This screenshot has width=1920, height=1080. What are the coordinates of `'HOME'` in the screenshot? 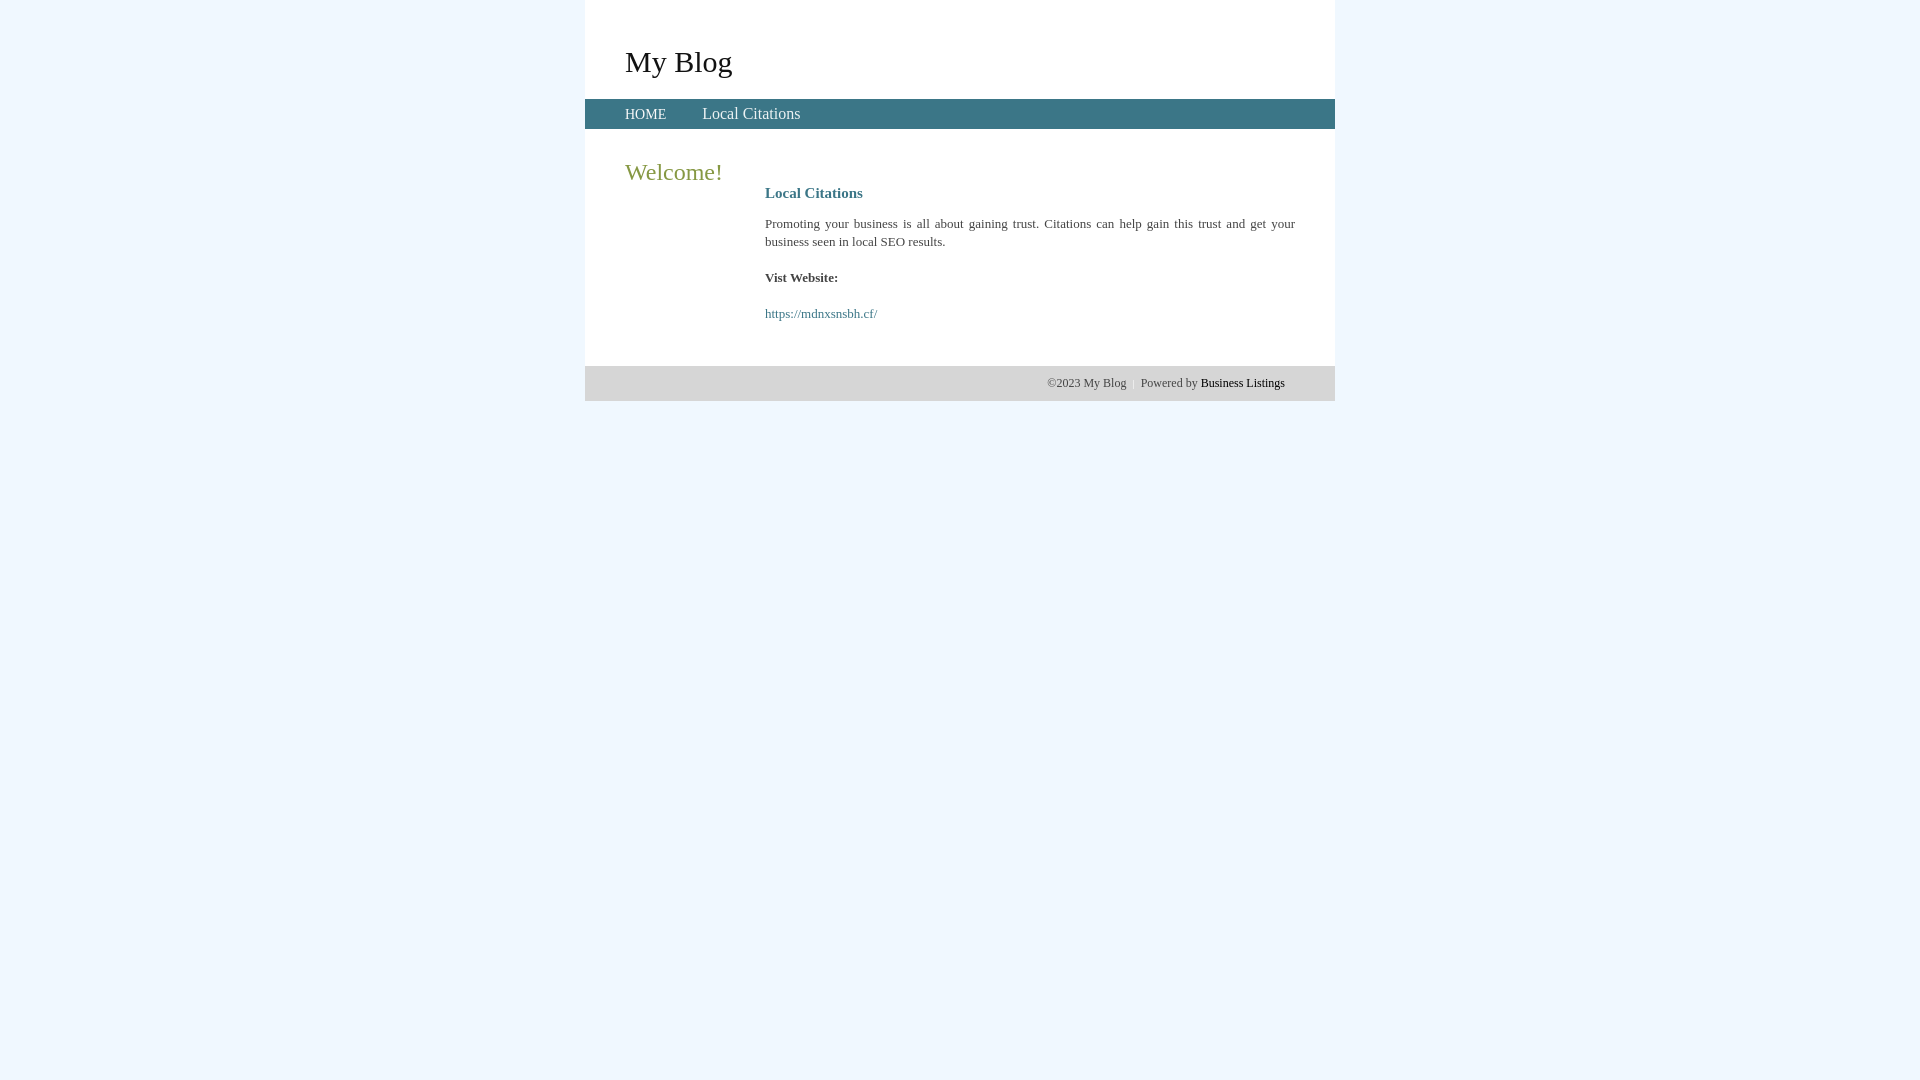 It's located at (645, 114).